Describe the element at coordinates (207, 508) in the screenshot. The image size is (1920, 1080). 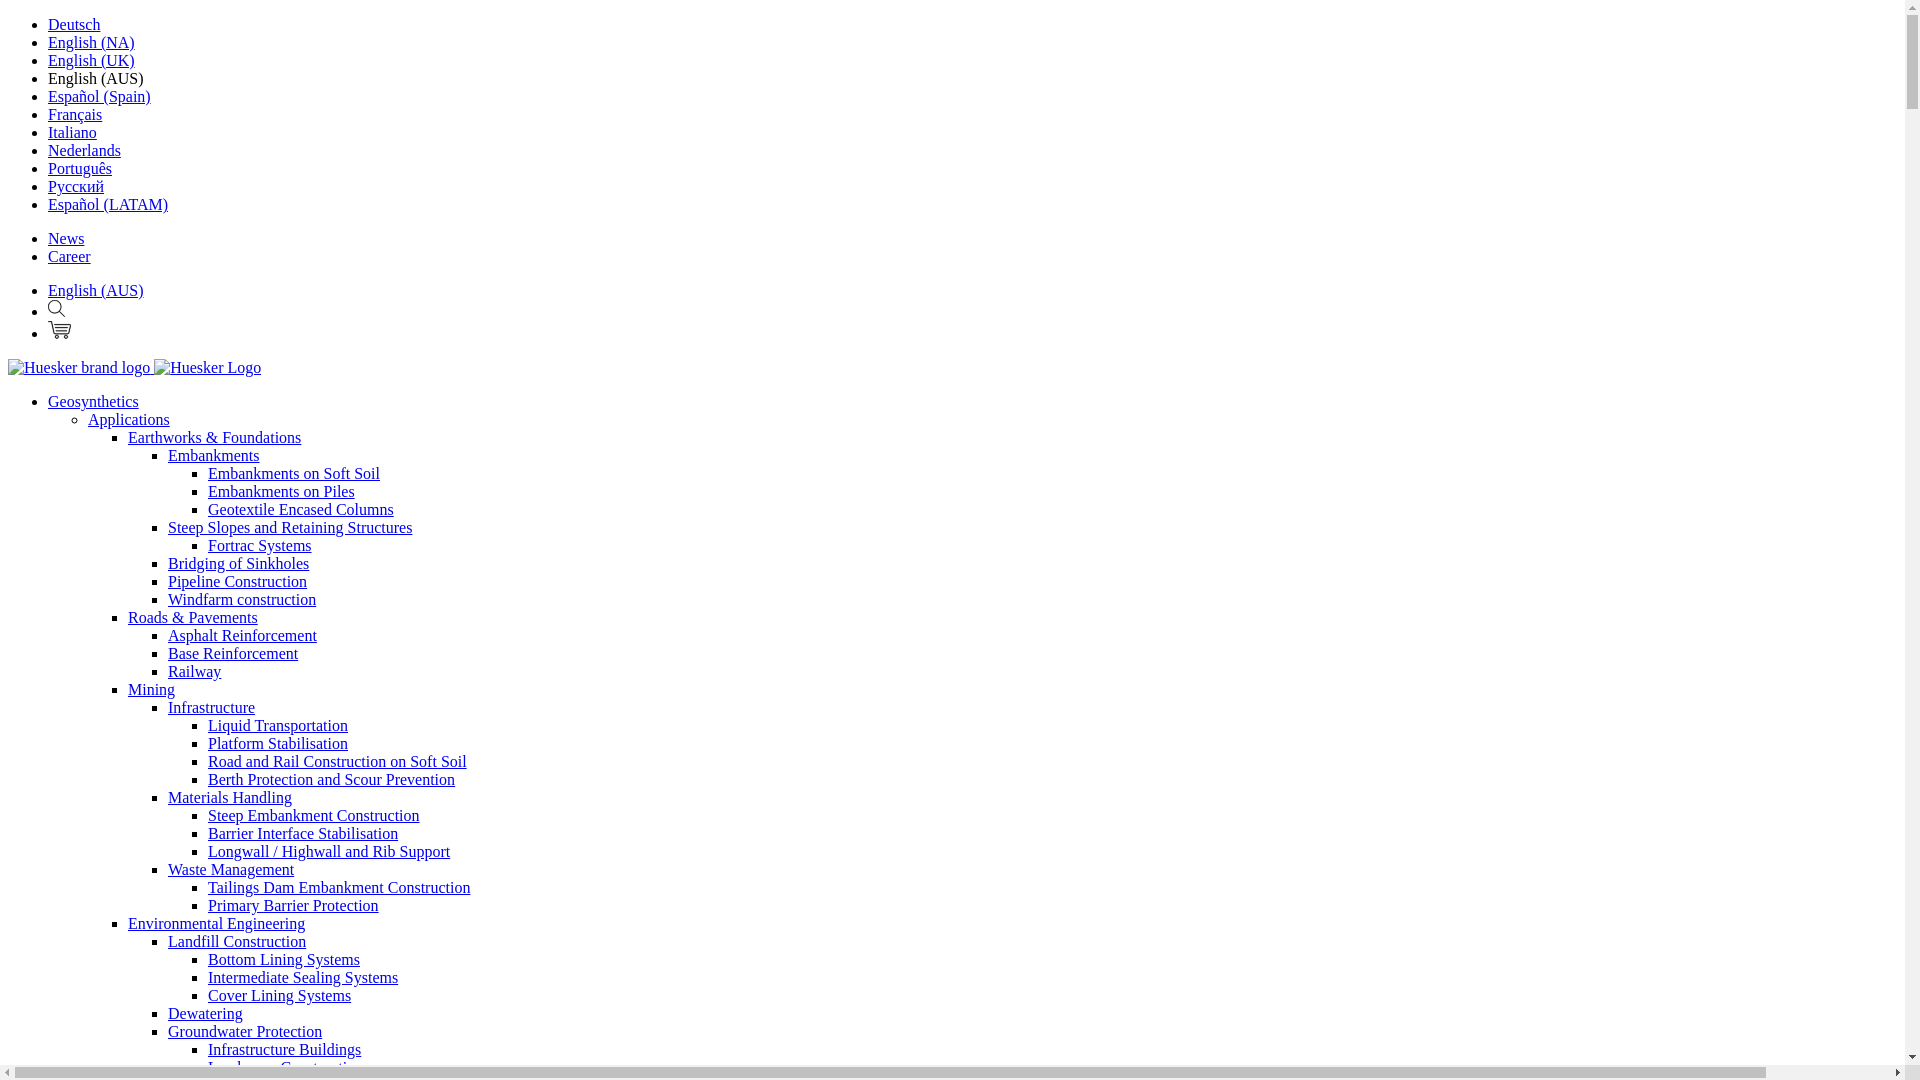
I see `'Geotextile Encased Columns'` at that location.